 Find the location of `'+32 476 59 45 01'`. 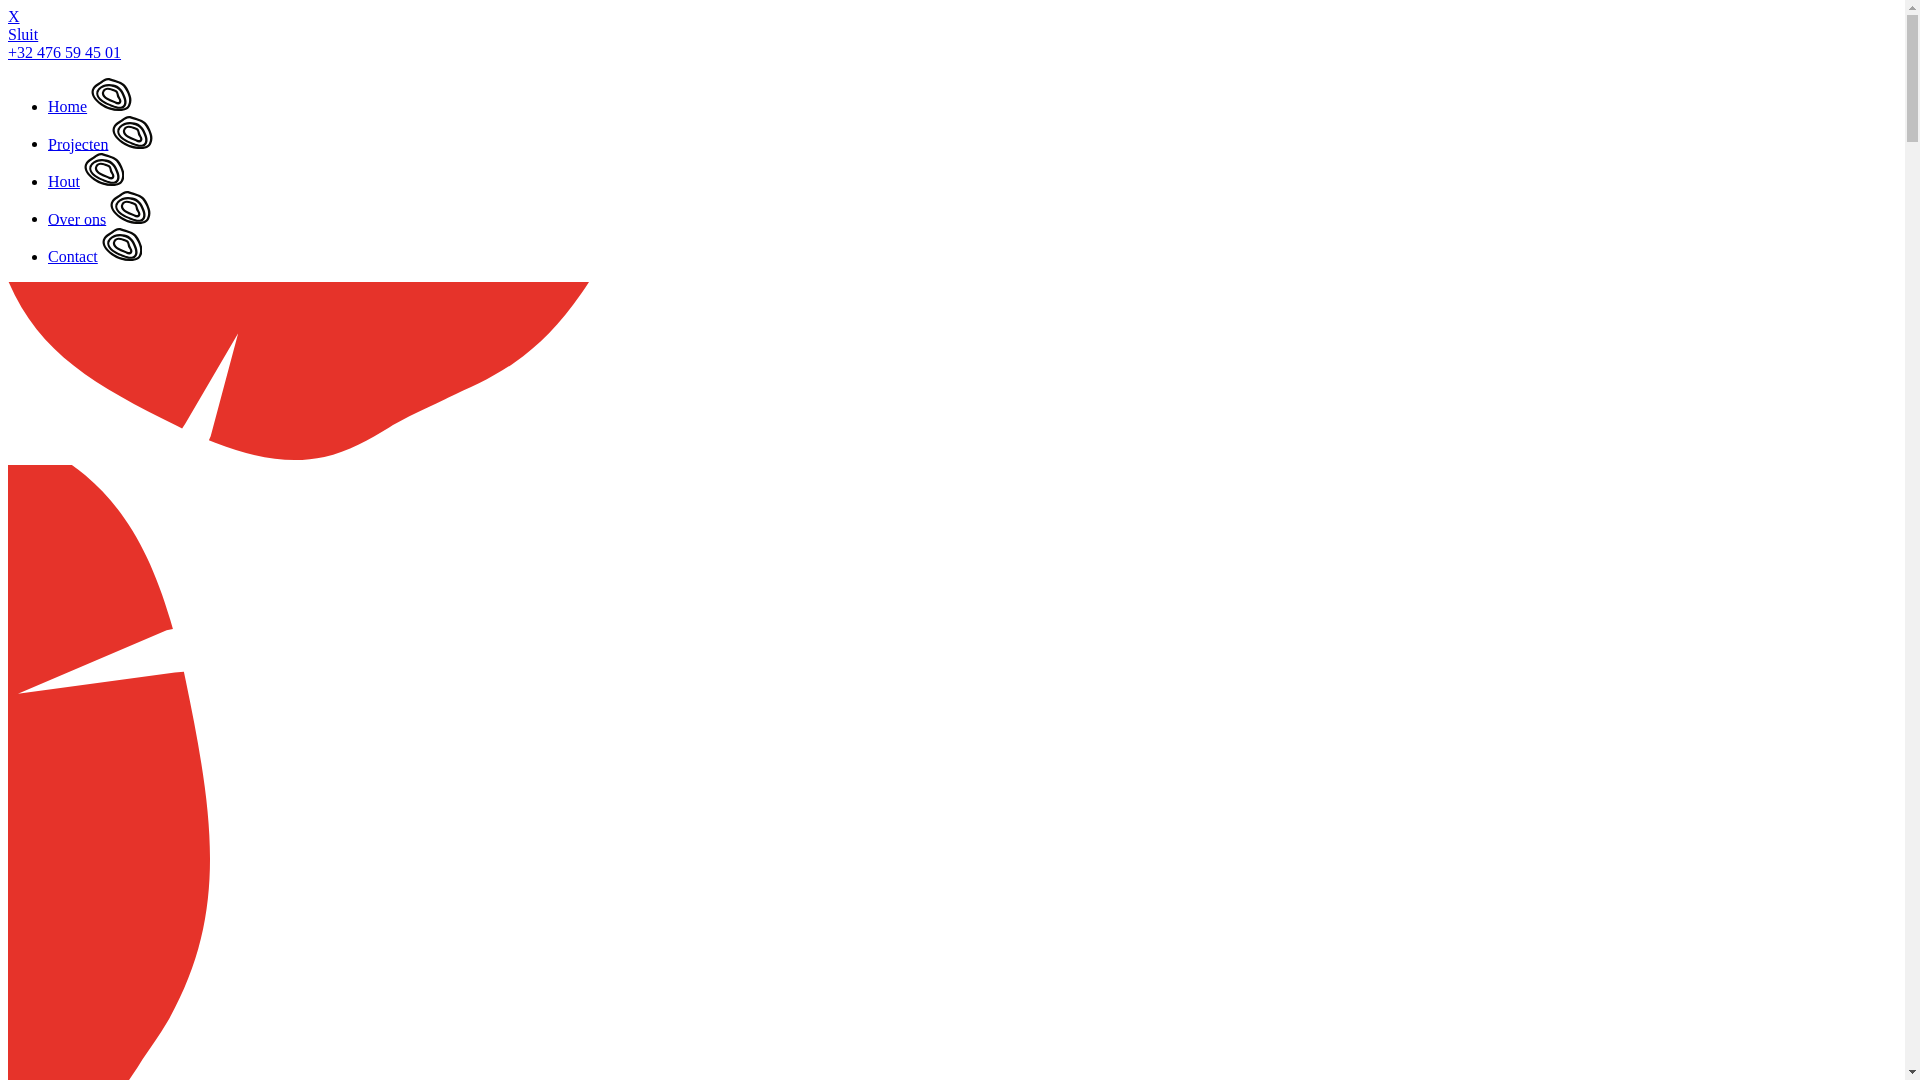

'+32 476 59 45 01' is located at coordinates (64, 51).